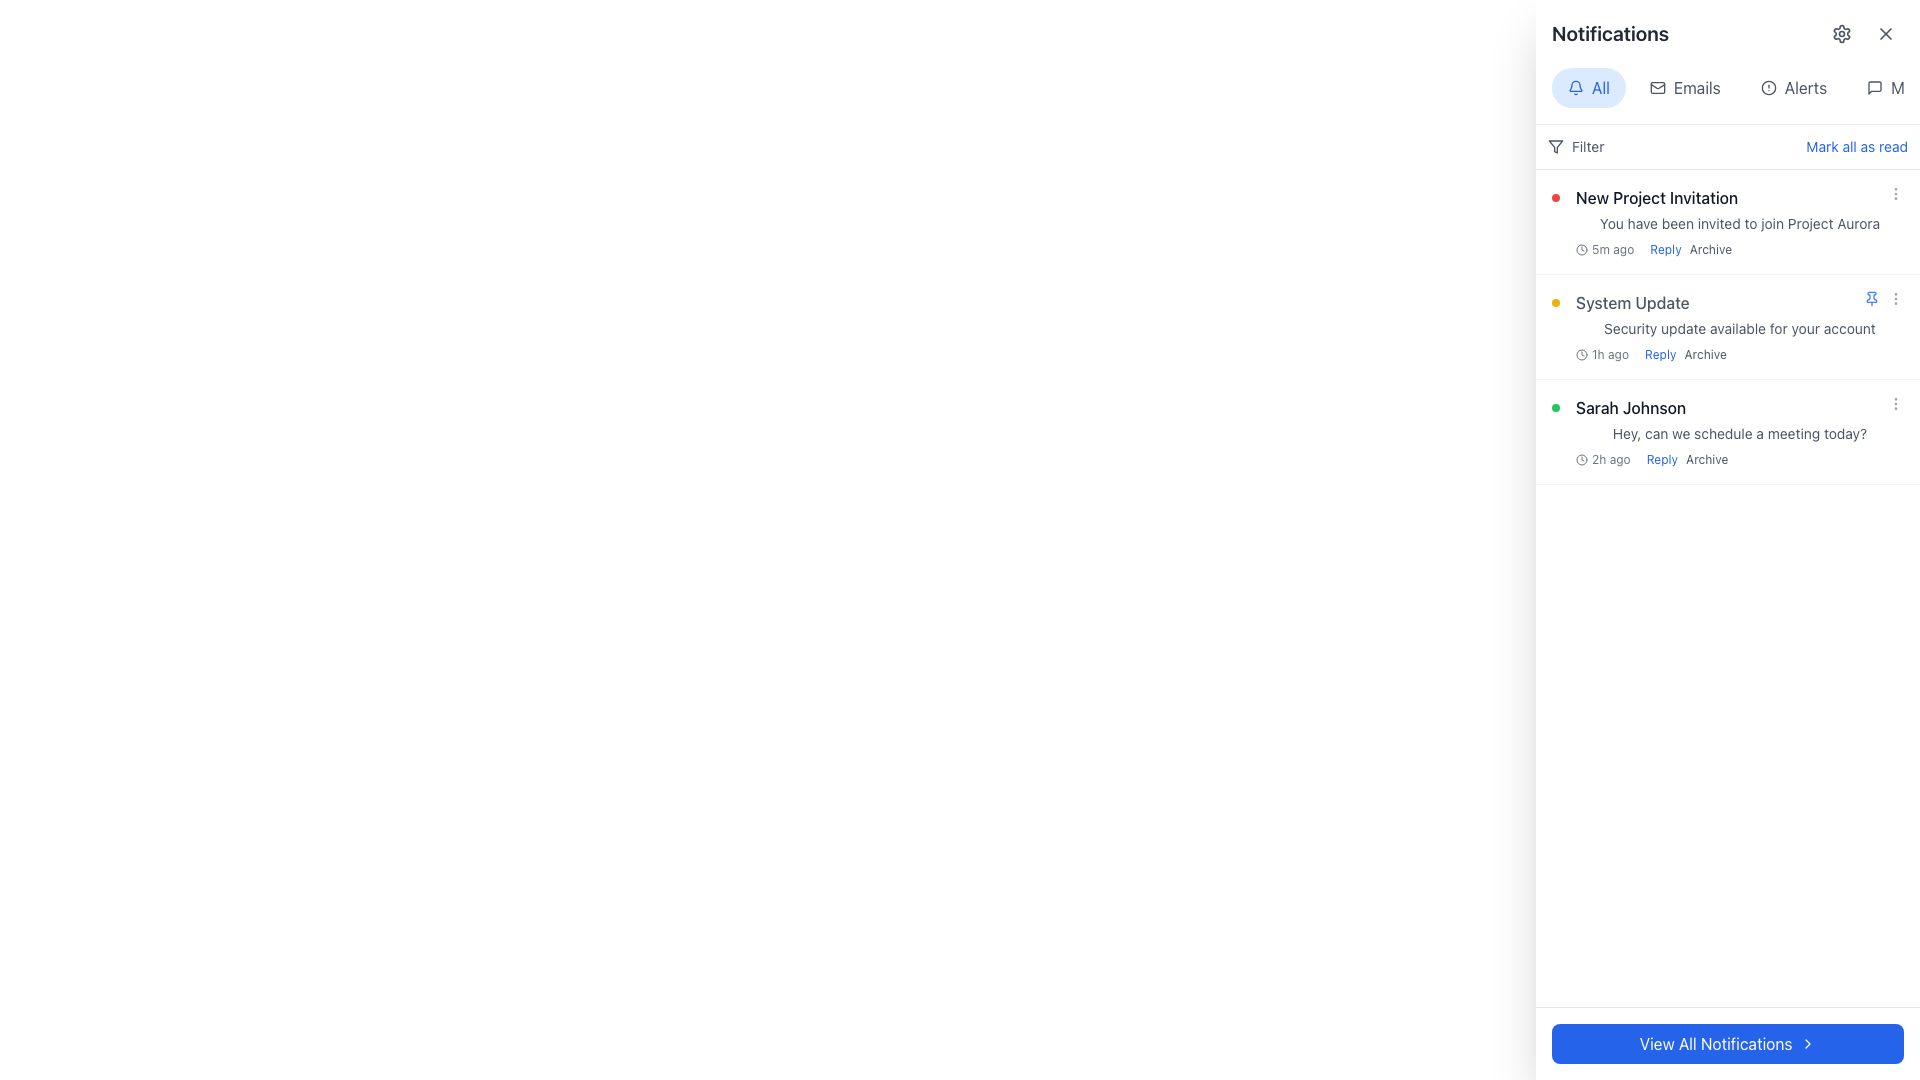 This screenshot has height=1080, width=1920. What do you see at coordinates (1793, 87) in the screenshot?
I see `the 'Alerts' button, which is the third item in a horizontal row of tabs, to filter notifications to alerts` at bounding box center [1793, 87].